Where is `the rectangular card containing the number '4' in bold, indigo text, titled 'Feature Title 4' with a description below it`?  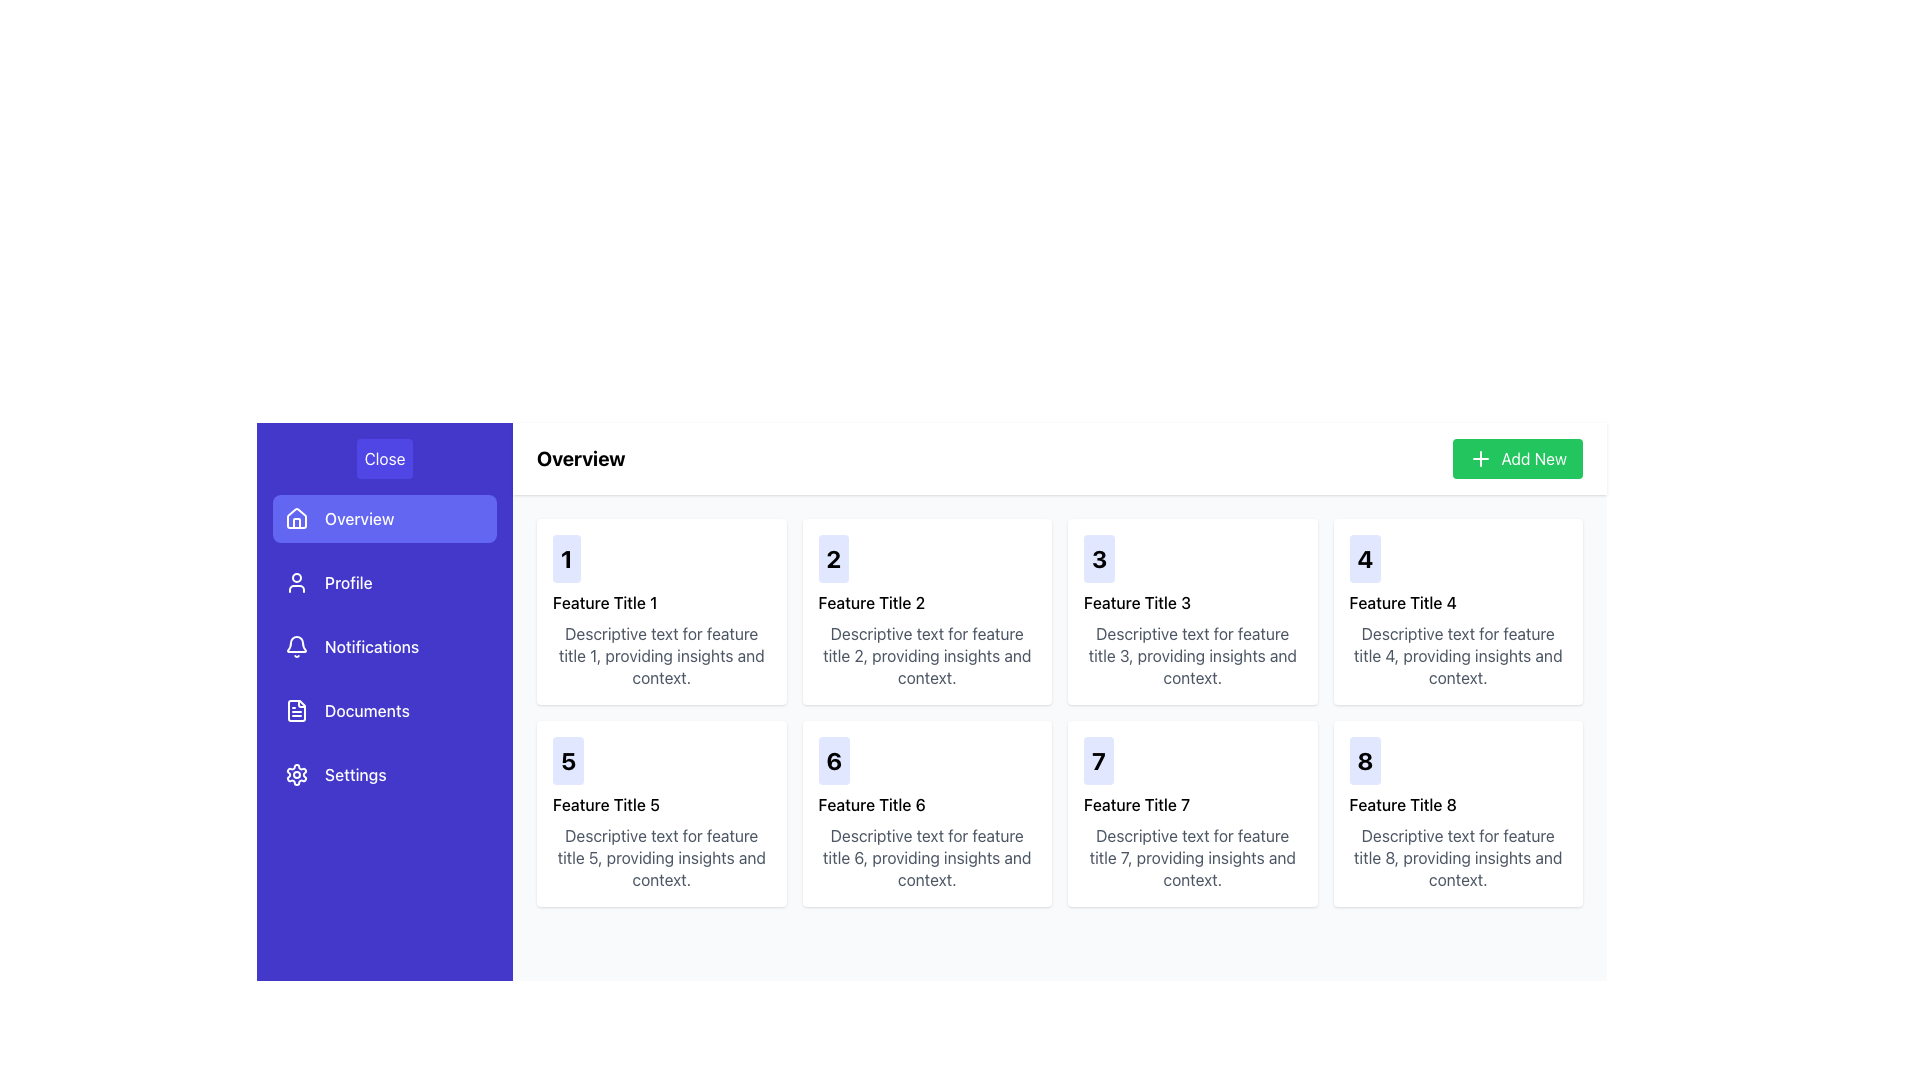 the rectangular card containing the number '4' in bold, indigo text, titled 'Feature Title 4' with a description below it is located at coordinates (1458, 611).